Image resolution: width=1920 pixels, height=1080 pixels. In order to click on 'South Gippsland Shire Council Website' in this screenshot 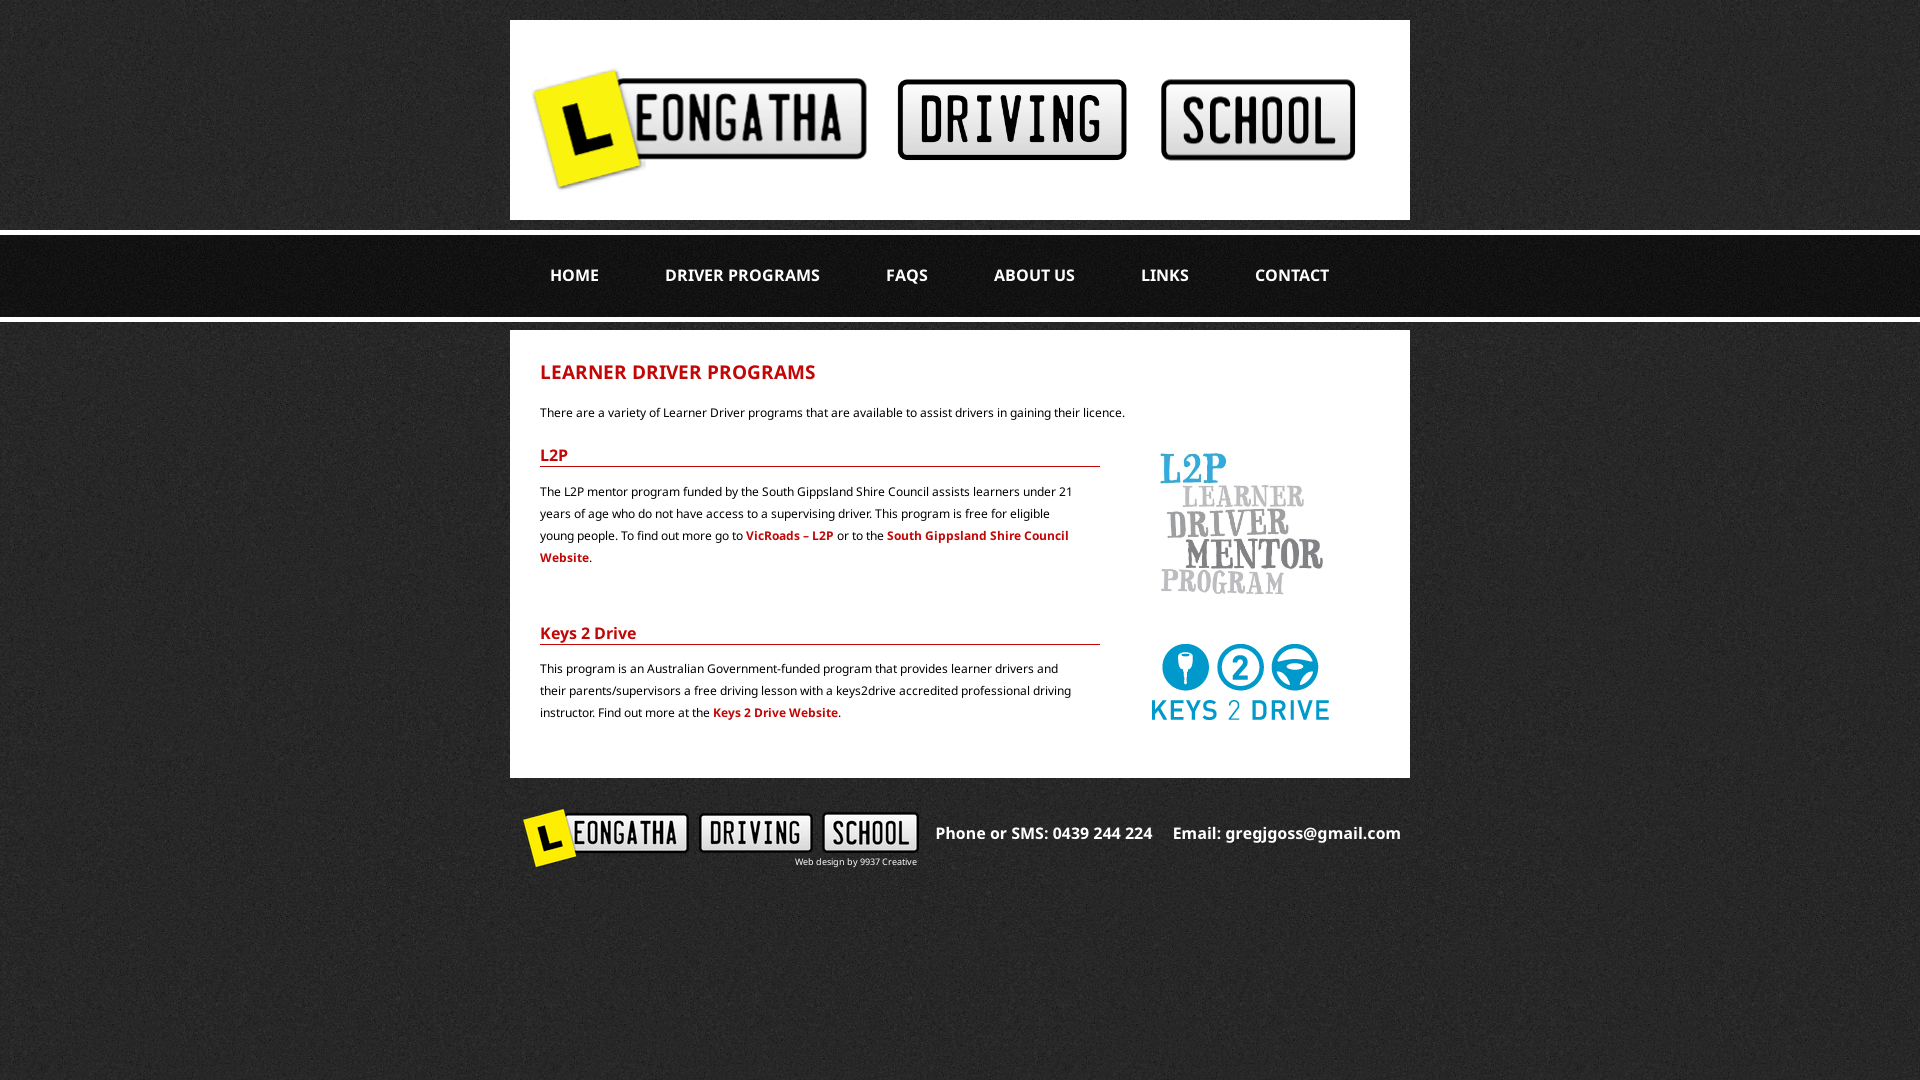, I will do `click(804, 546)`.